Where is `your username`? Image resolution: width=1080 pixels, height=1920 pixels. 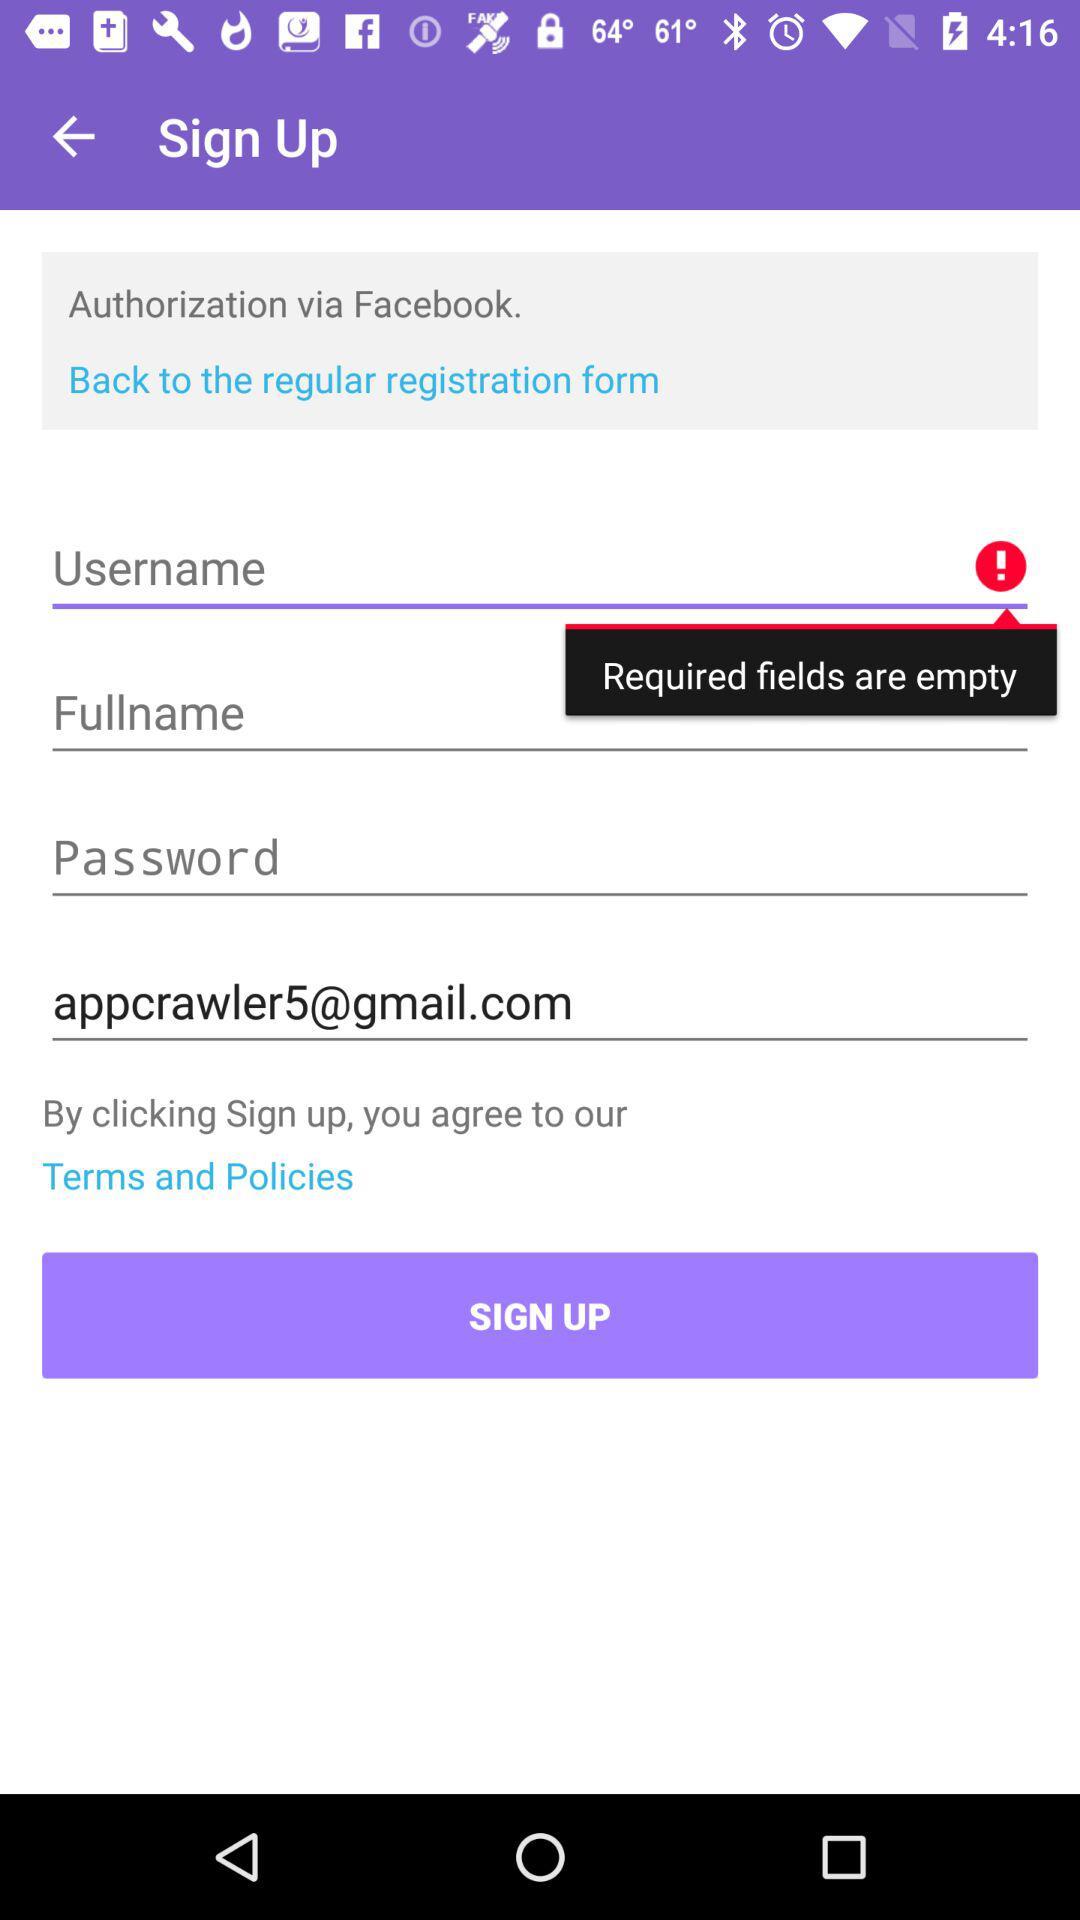 your username is located at coordinates (540, 566).